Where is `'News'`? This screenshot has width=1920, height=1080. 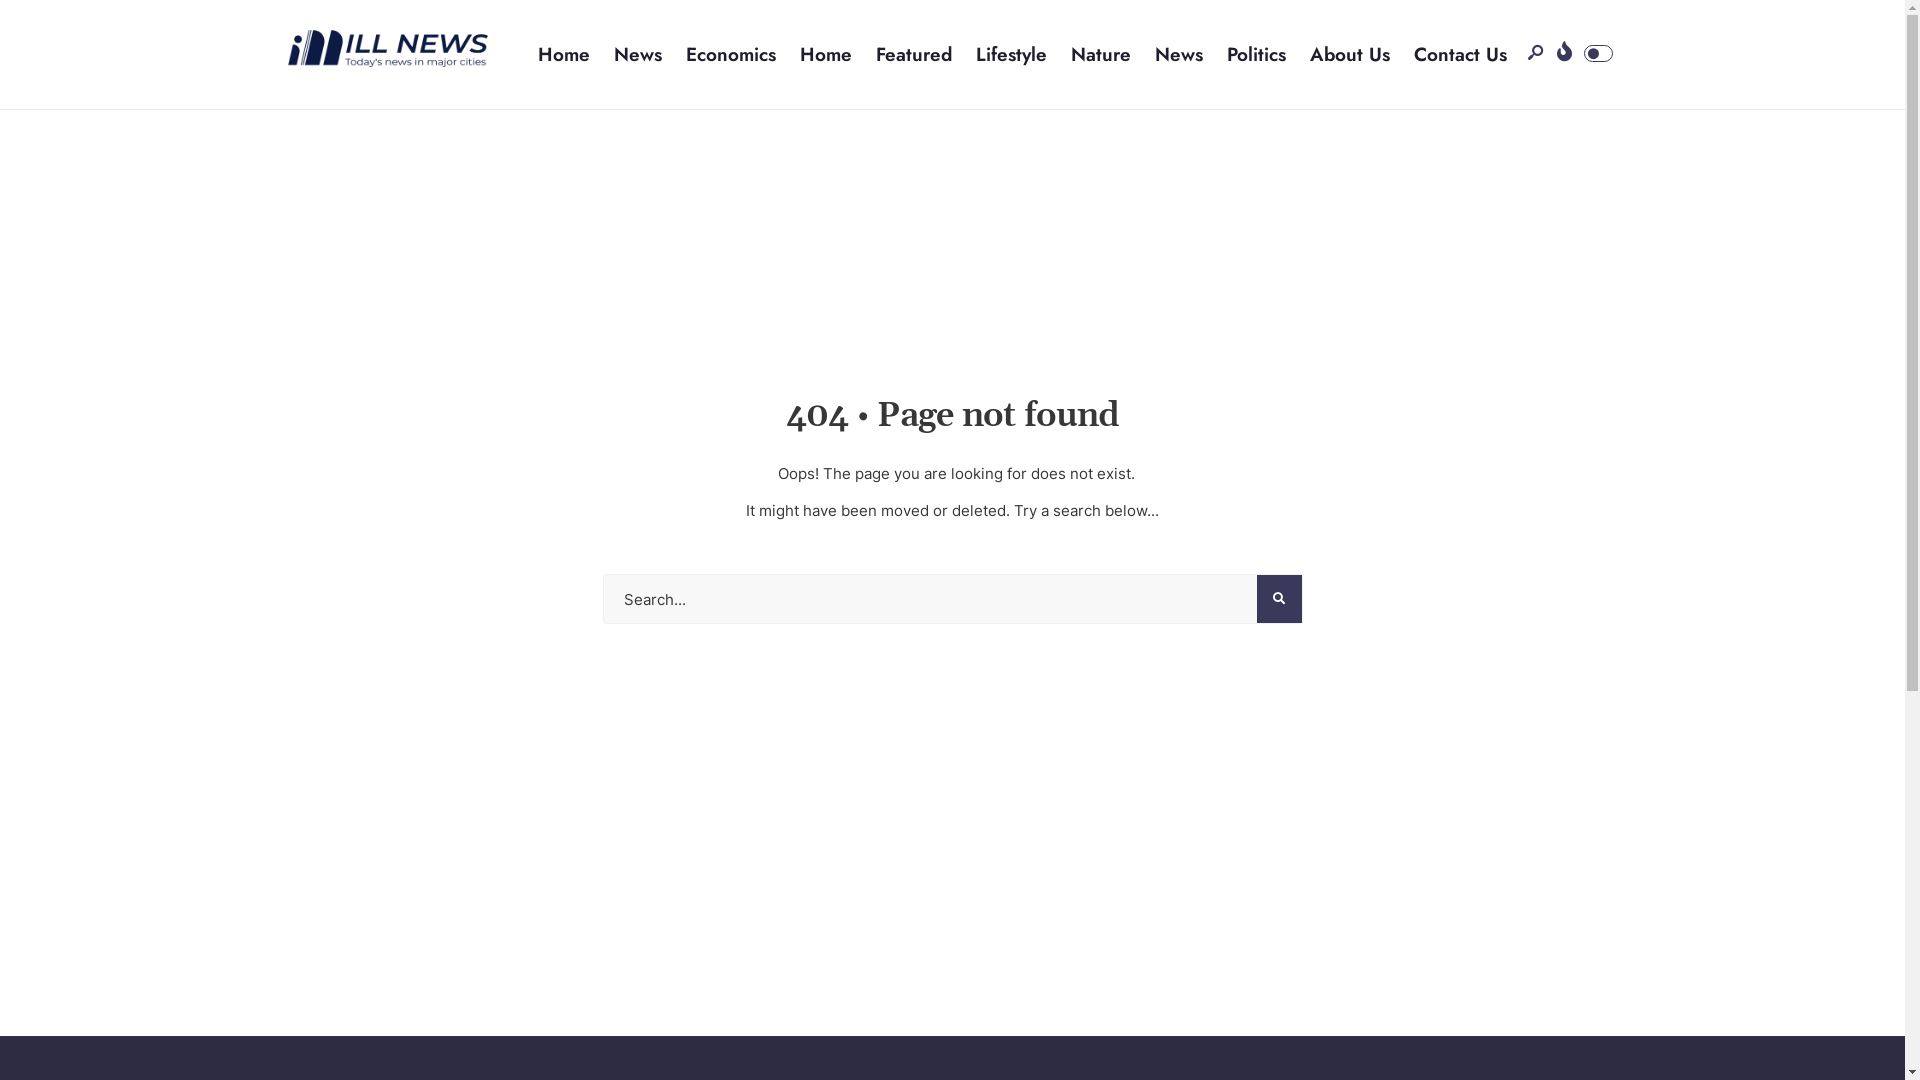 'News' is located at coordinates (1179, 53).